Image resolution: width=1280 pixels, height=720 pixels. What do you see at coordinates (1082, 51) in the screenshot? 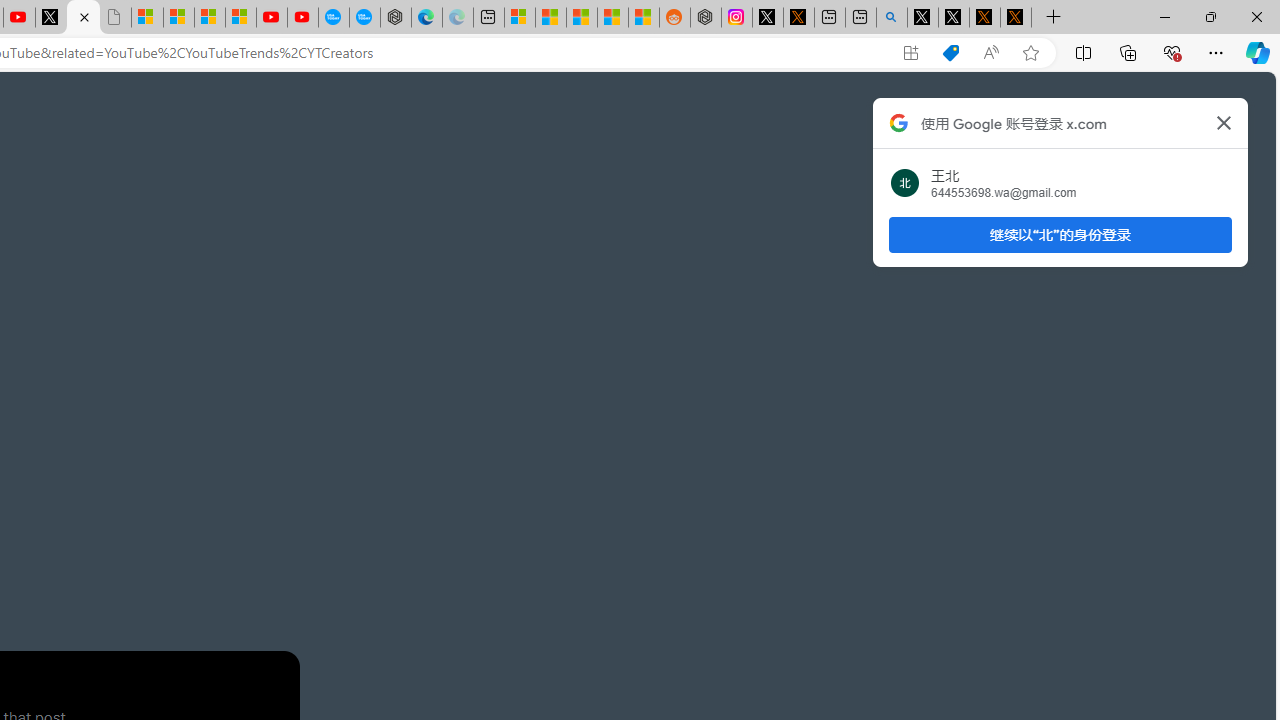
I see `'Split screen'` at bounding box center [1082, 51].